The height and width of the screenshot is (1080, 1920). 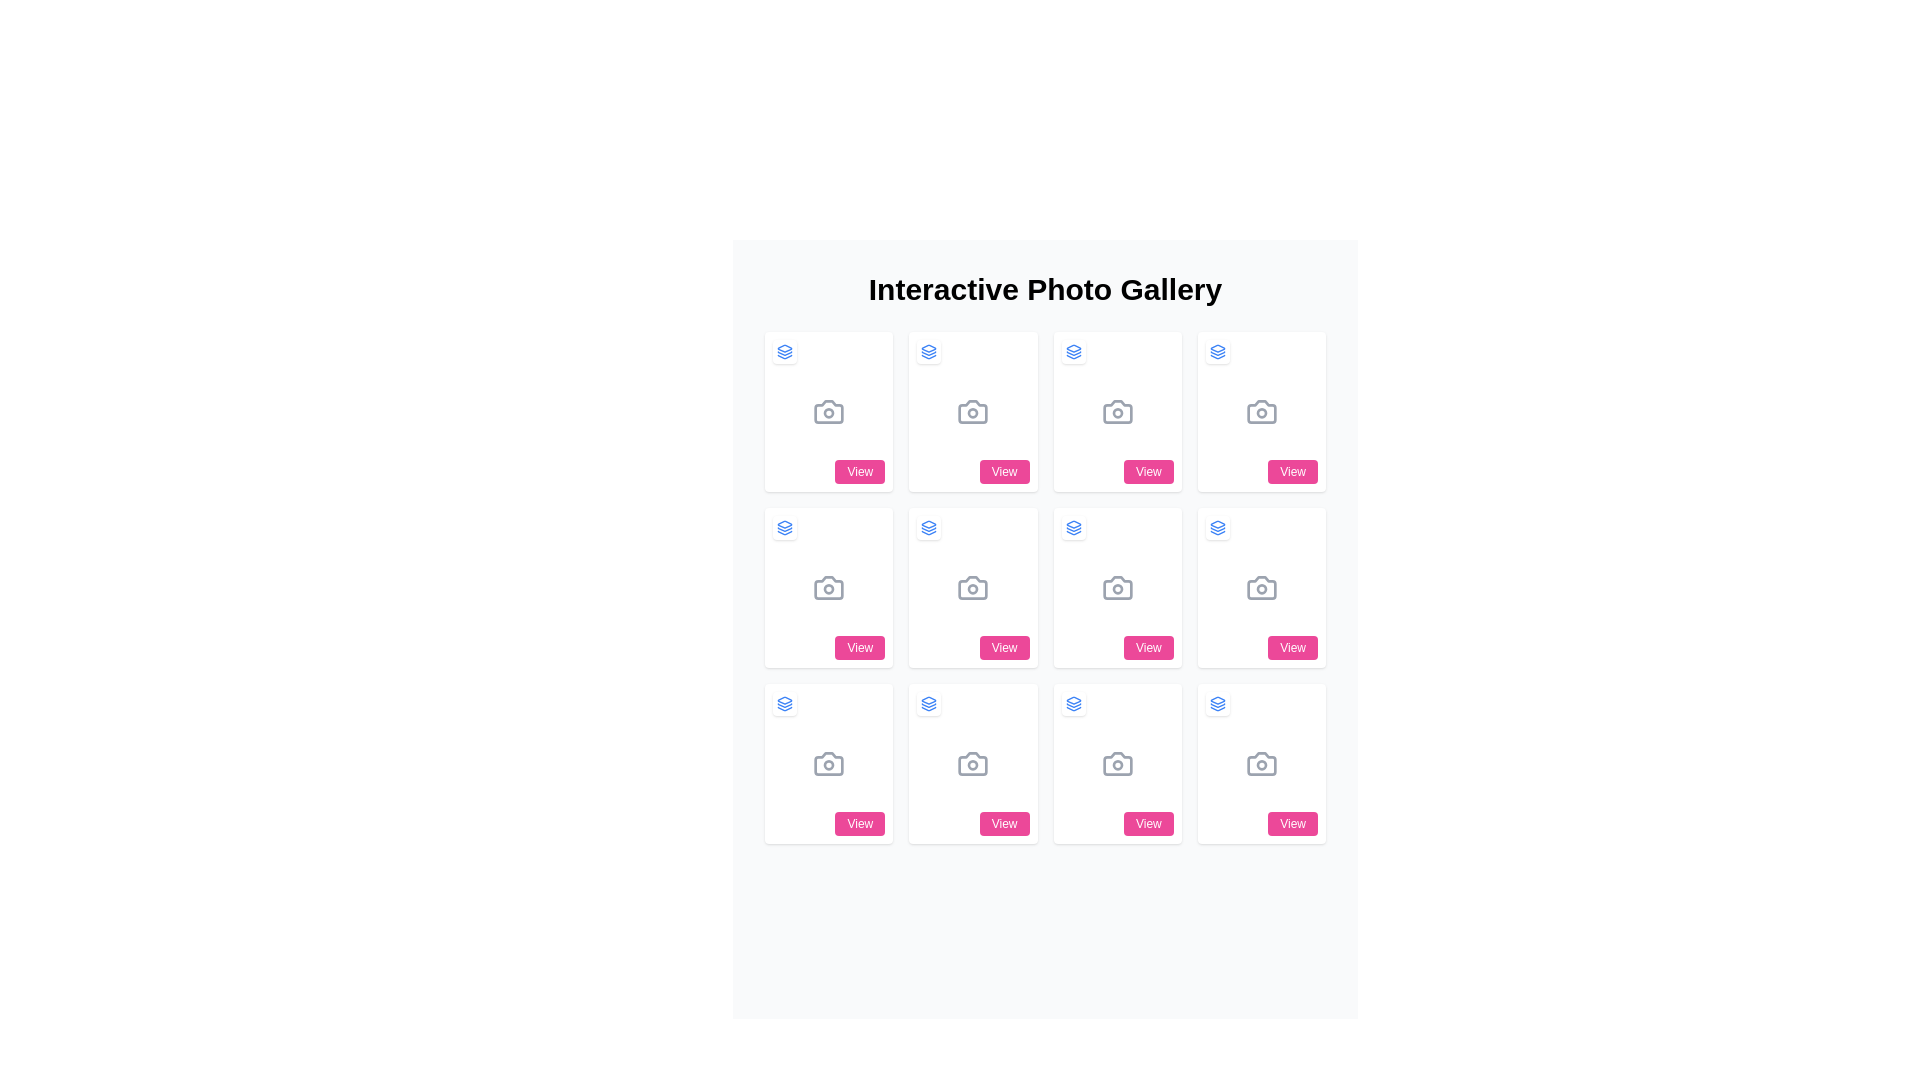 I want to click on the photo icon located in the center of the third row of cards in the grid layout, so click(x=973, y=586).